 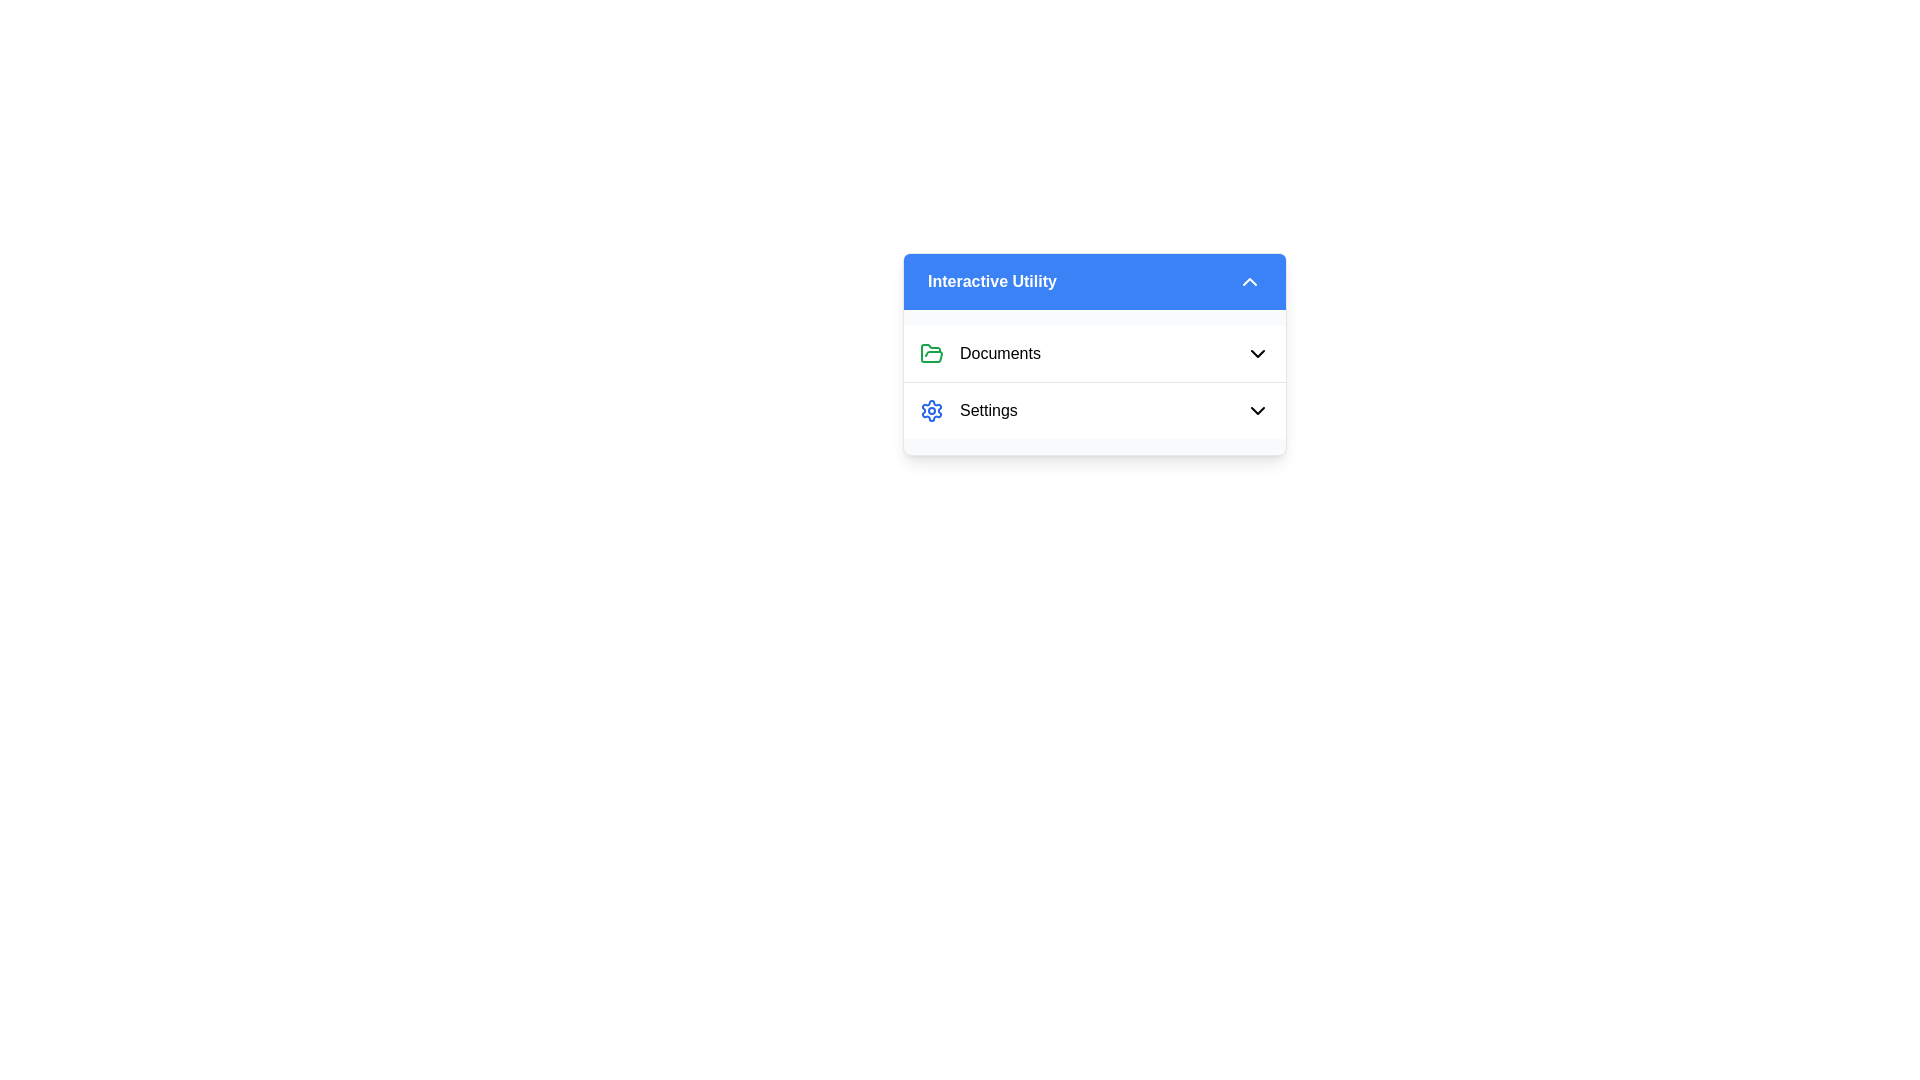 I want to click on text label representing the 'Documents' section located to the right of the green folder icon in the 'Interactive Utility' panel, so click(x=1000, y=353).